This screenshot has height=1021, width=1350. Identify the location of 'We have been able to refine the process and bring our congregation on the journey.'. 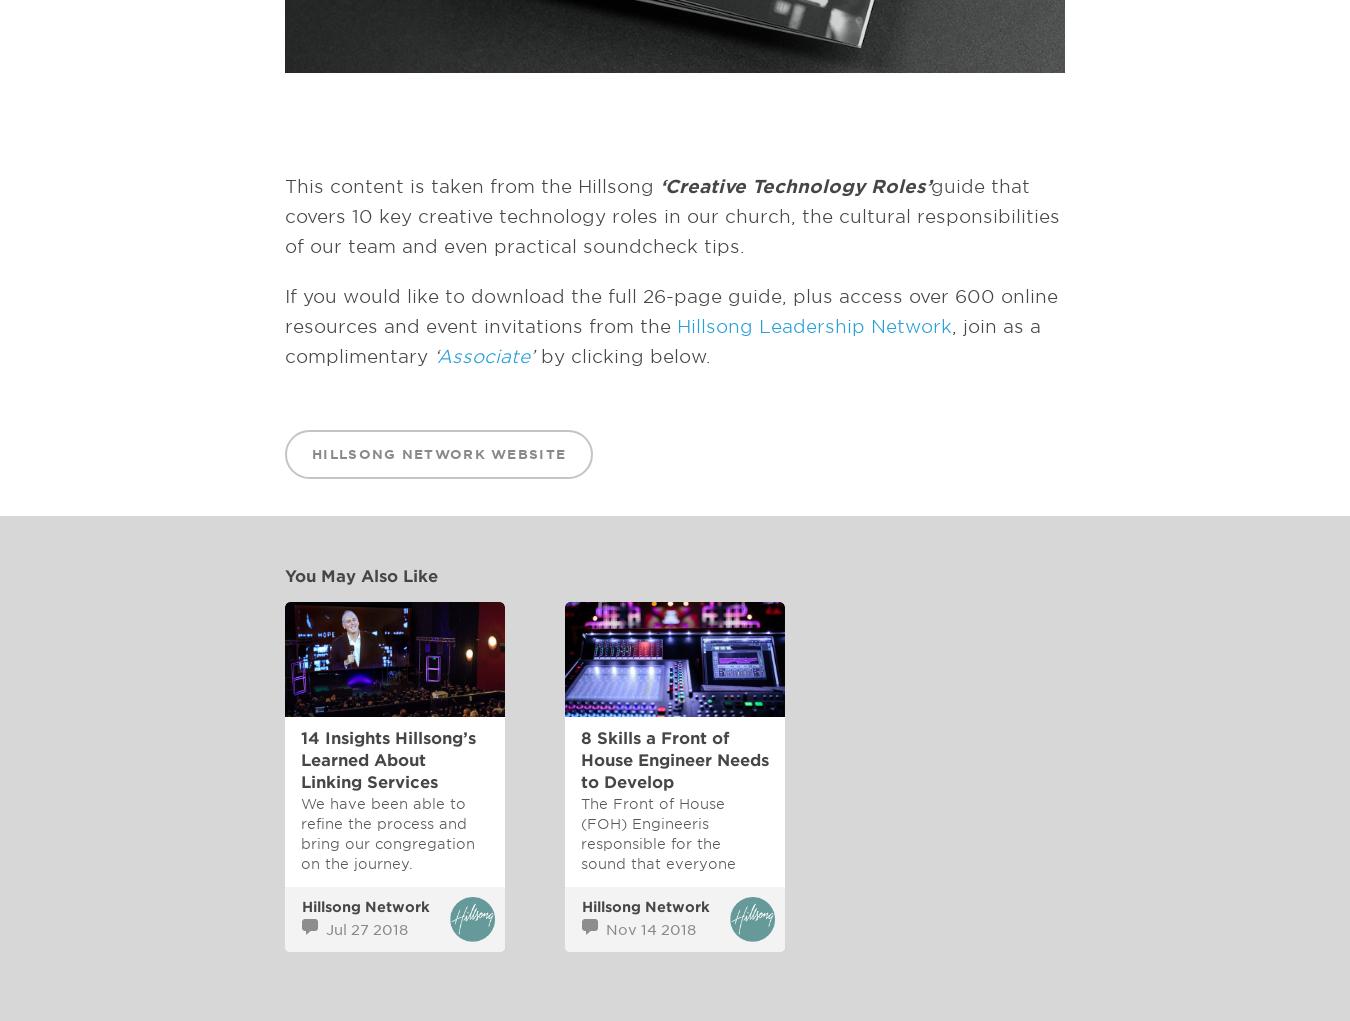
(387, 833).